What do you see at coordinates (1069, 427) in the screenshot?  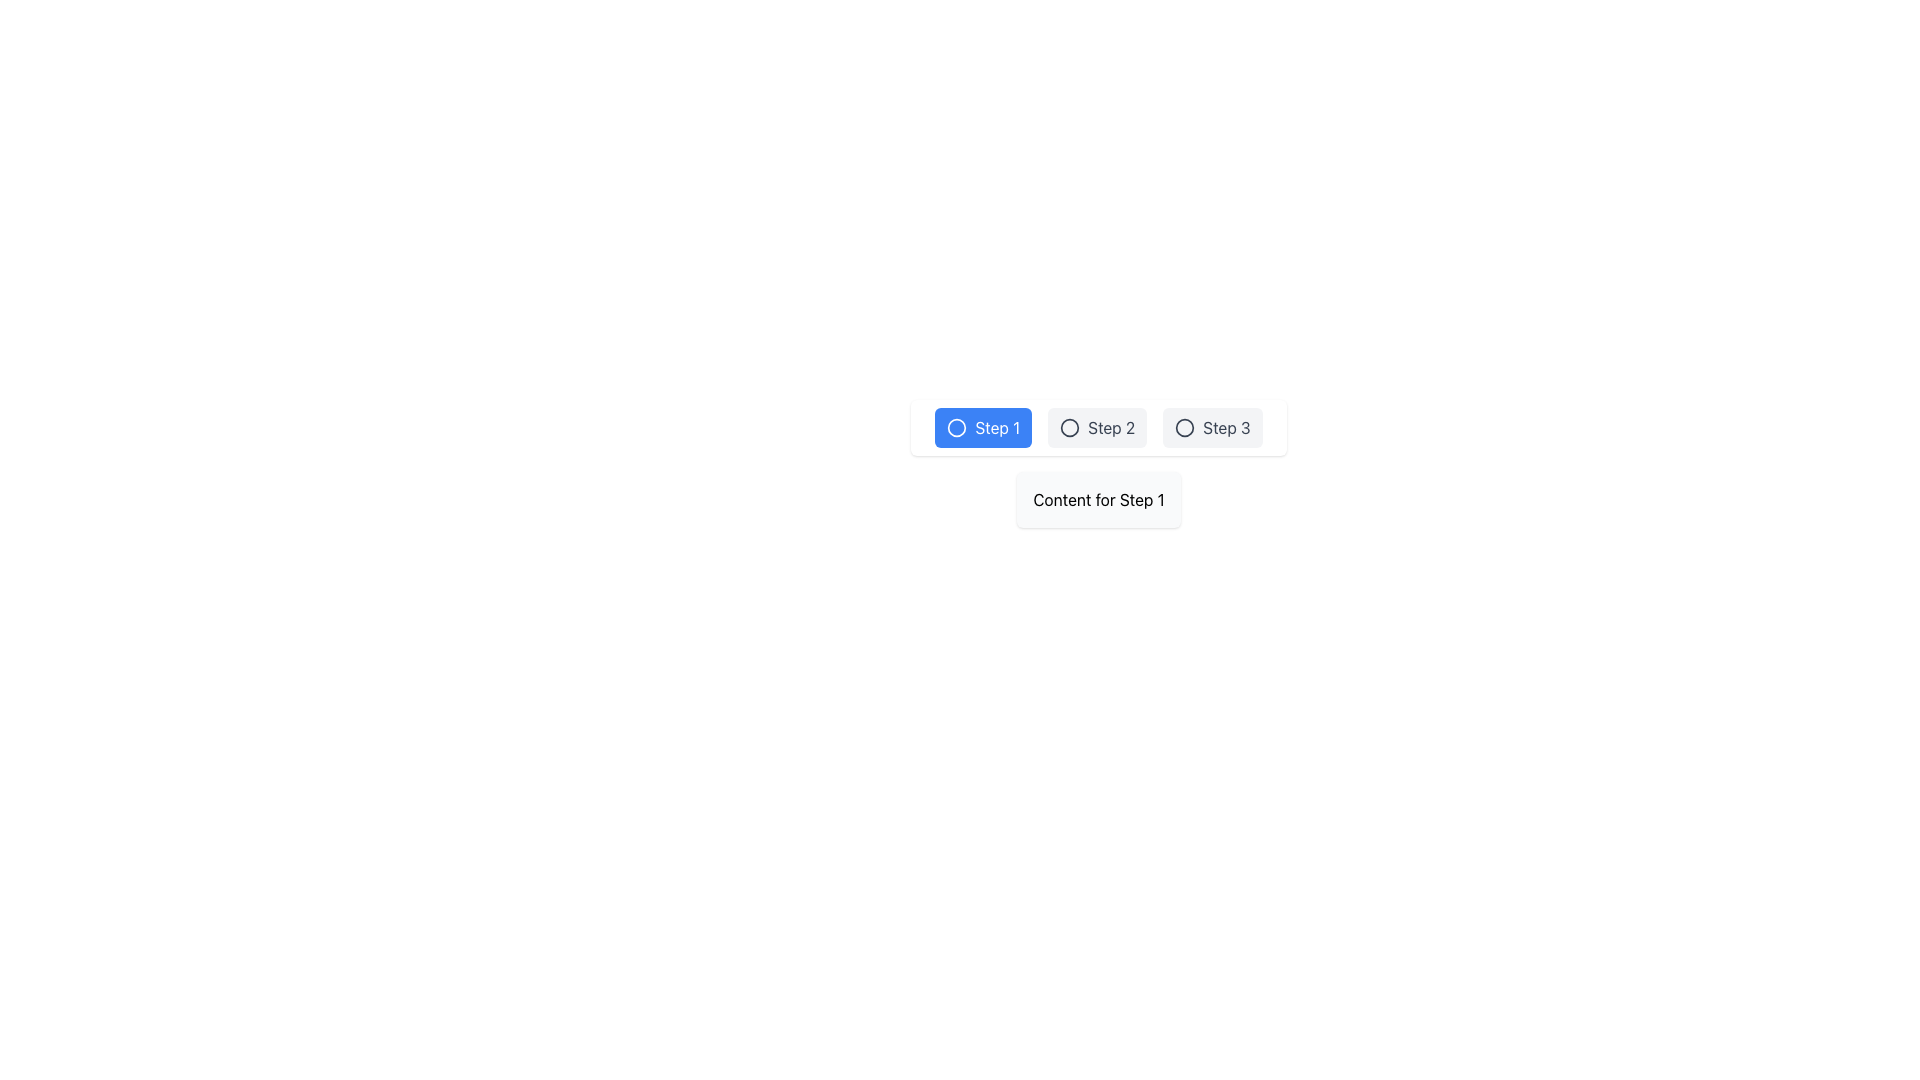 I see `the Circular icon within the 'Step 2' button, indicating the step's identity and current state` at bounding box center [1069, 427].